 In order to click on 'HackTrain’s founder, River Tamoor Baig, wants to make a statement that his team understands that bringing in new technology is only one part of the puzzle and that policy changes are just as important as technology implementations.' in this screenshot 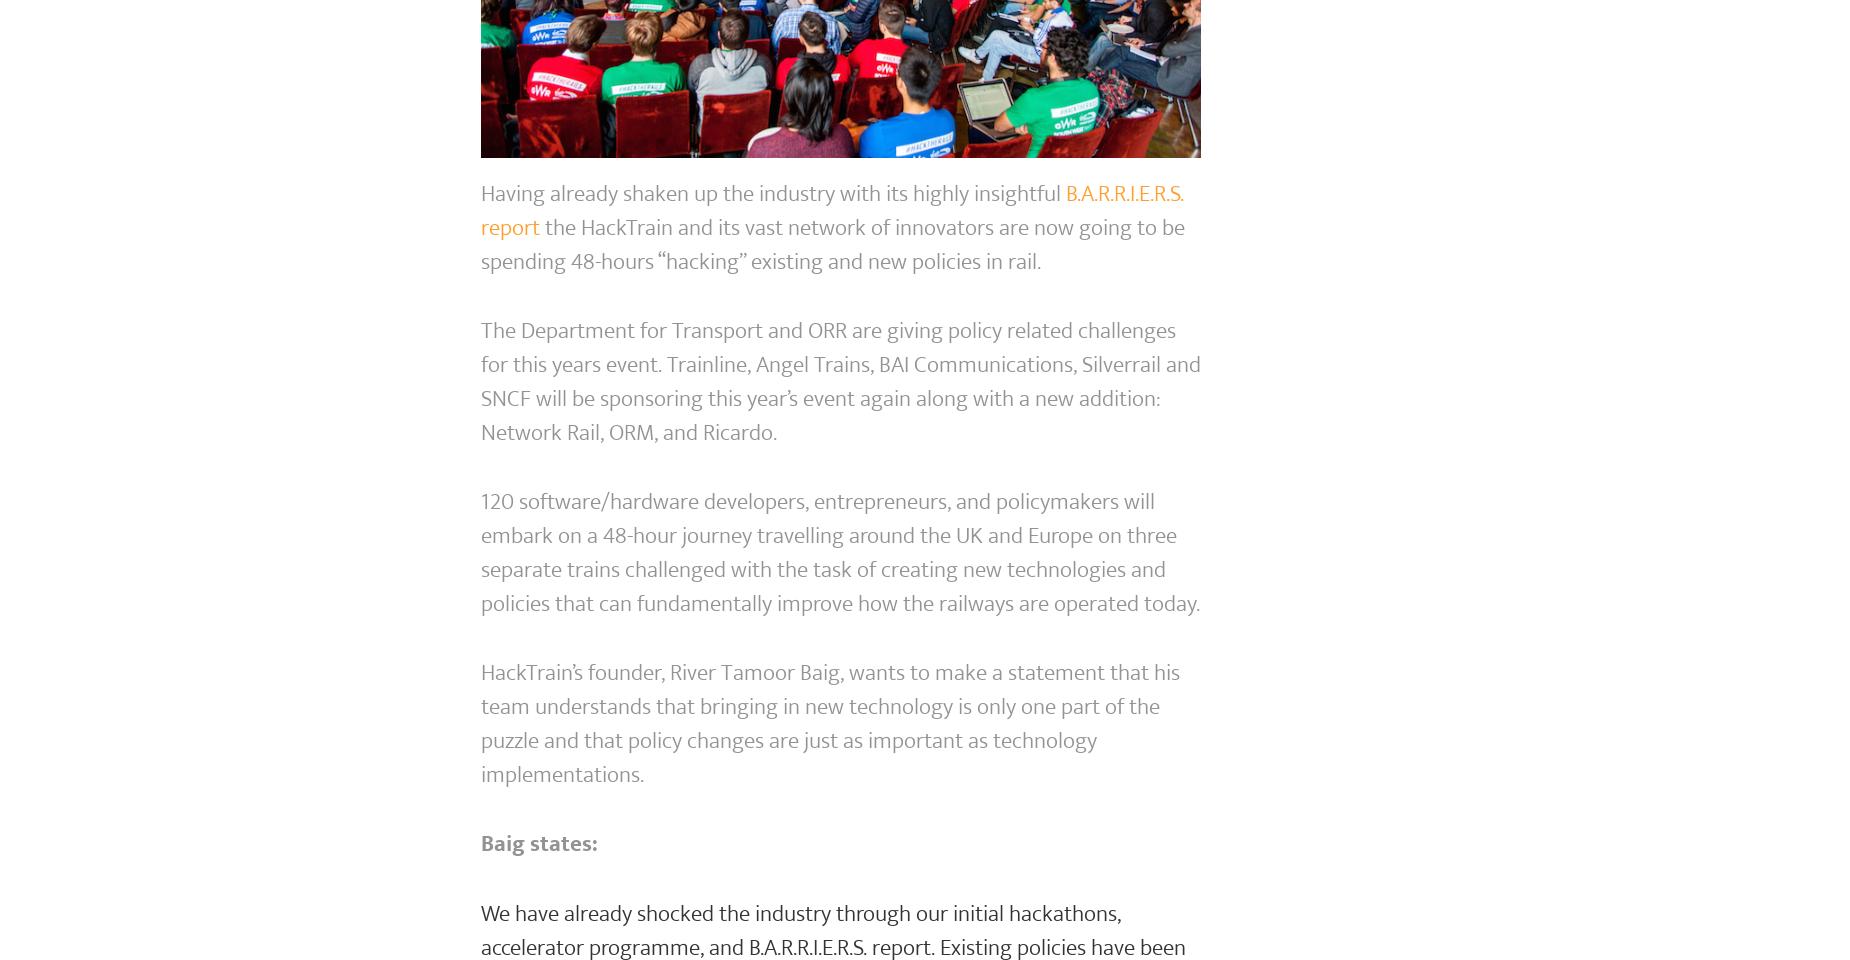, I will do `click(829, 723)`.